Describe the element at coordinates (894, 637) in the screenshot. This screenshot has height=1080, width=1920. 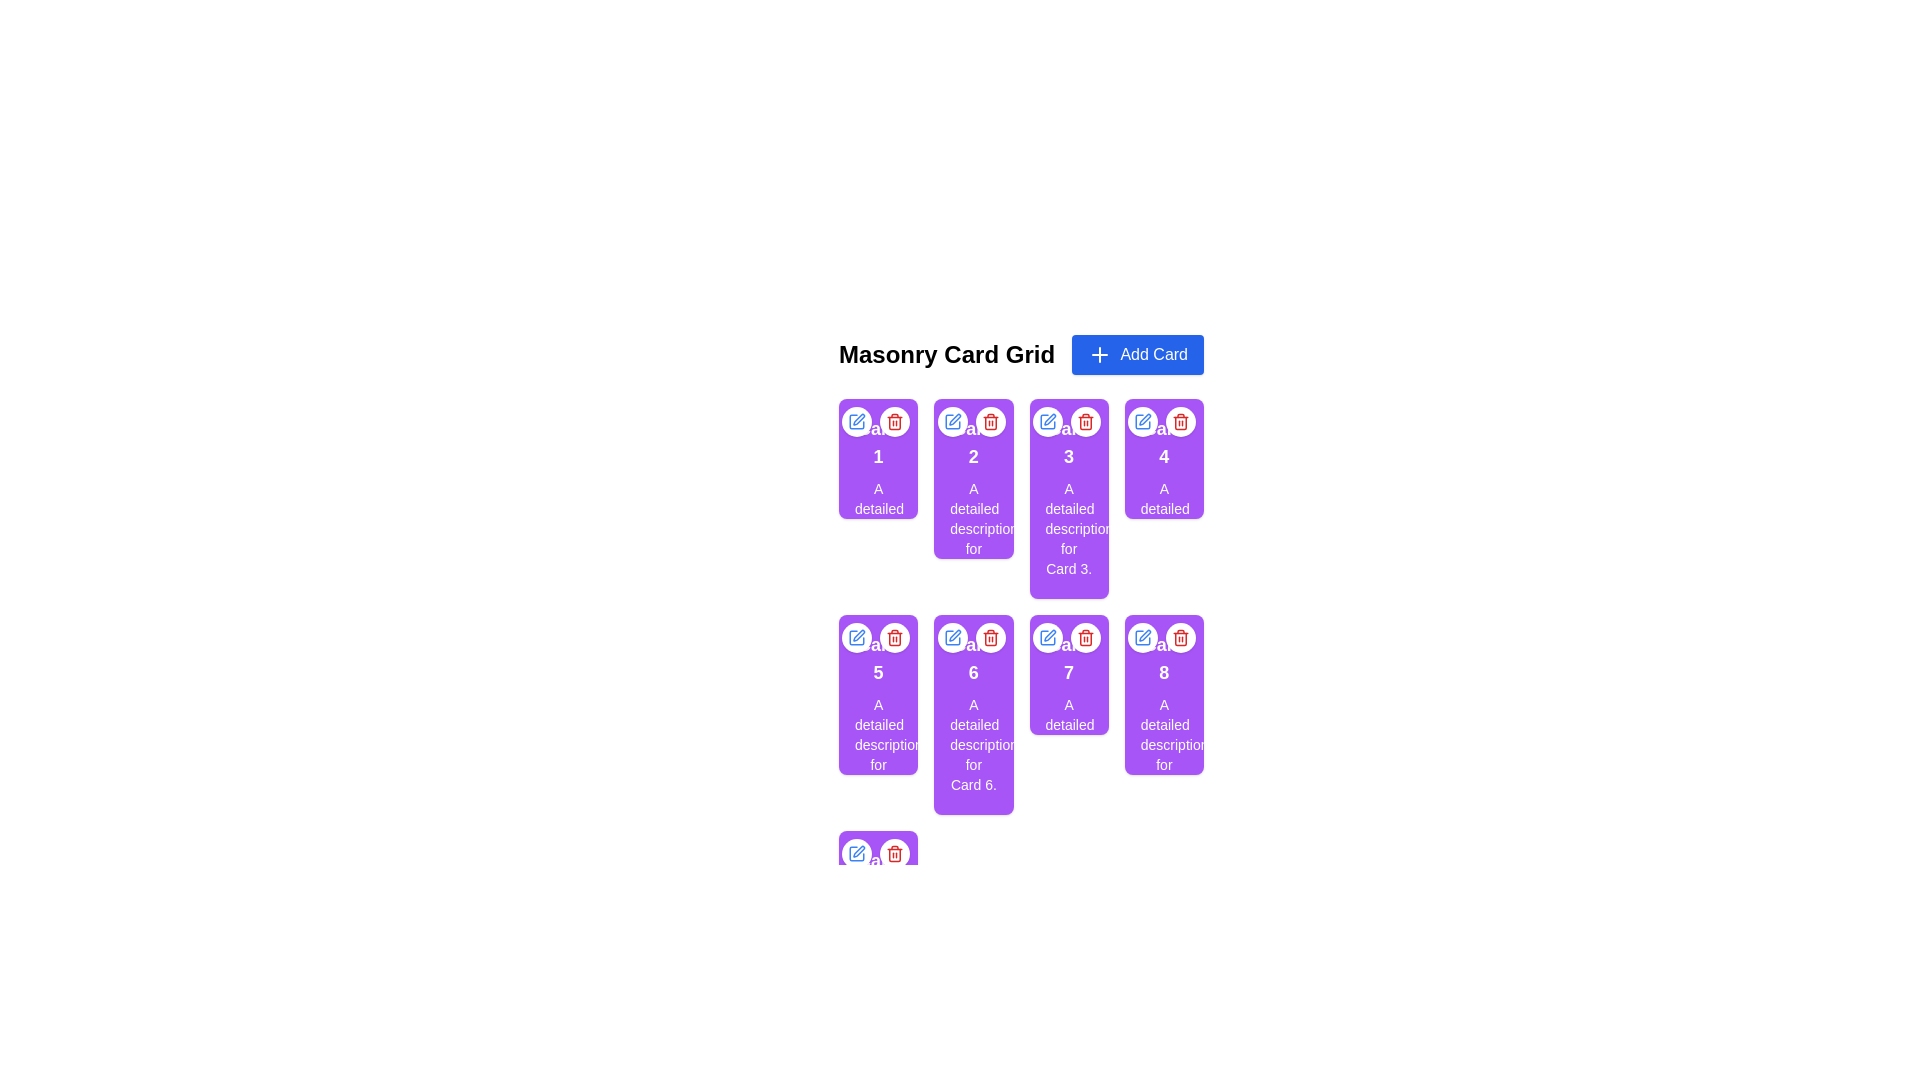
I see `the circular delete button with a white background and red trash can icon, which is the second button in a row of two, located in the top-right corner of the card labeled '5'` at that location.